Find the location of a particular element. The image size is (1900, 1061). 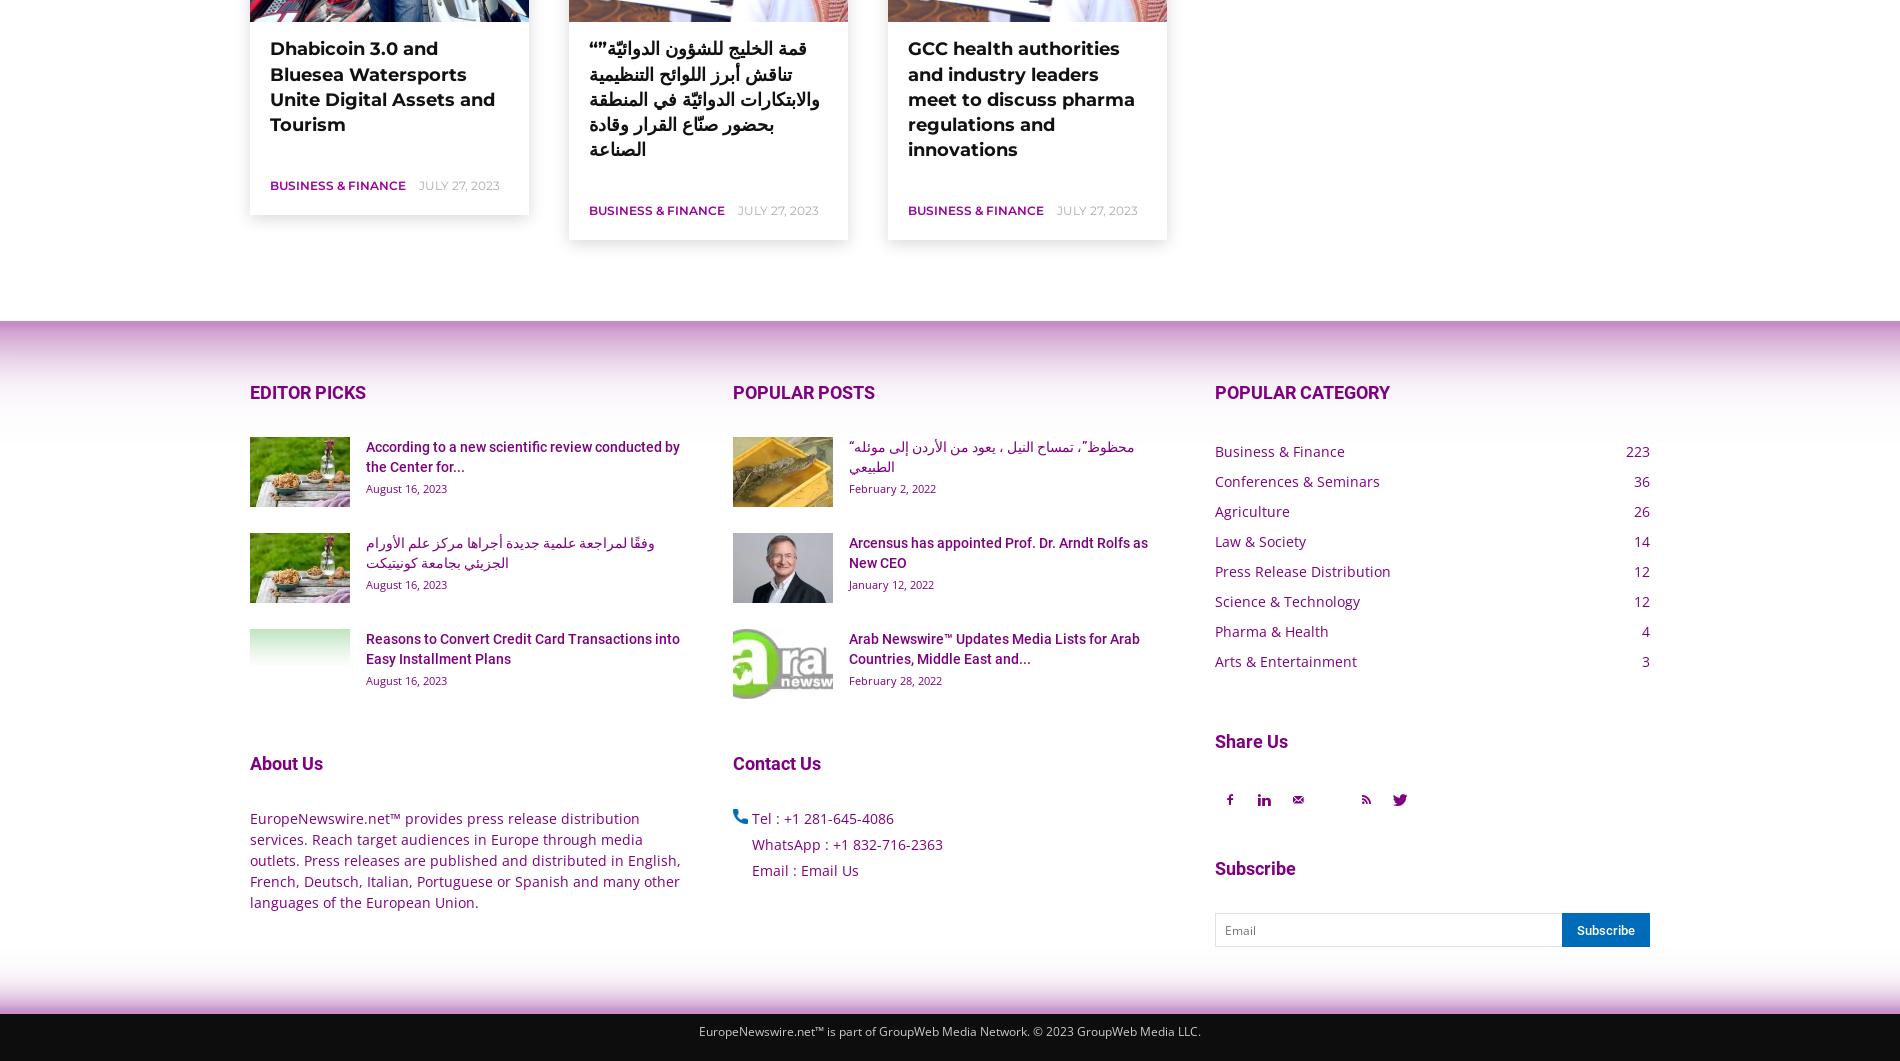

'Agriculture' is located at coordinates (1251, 511).